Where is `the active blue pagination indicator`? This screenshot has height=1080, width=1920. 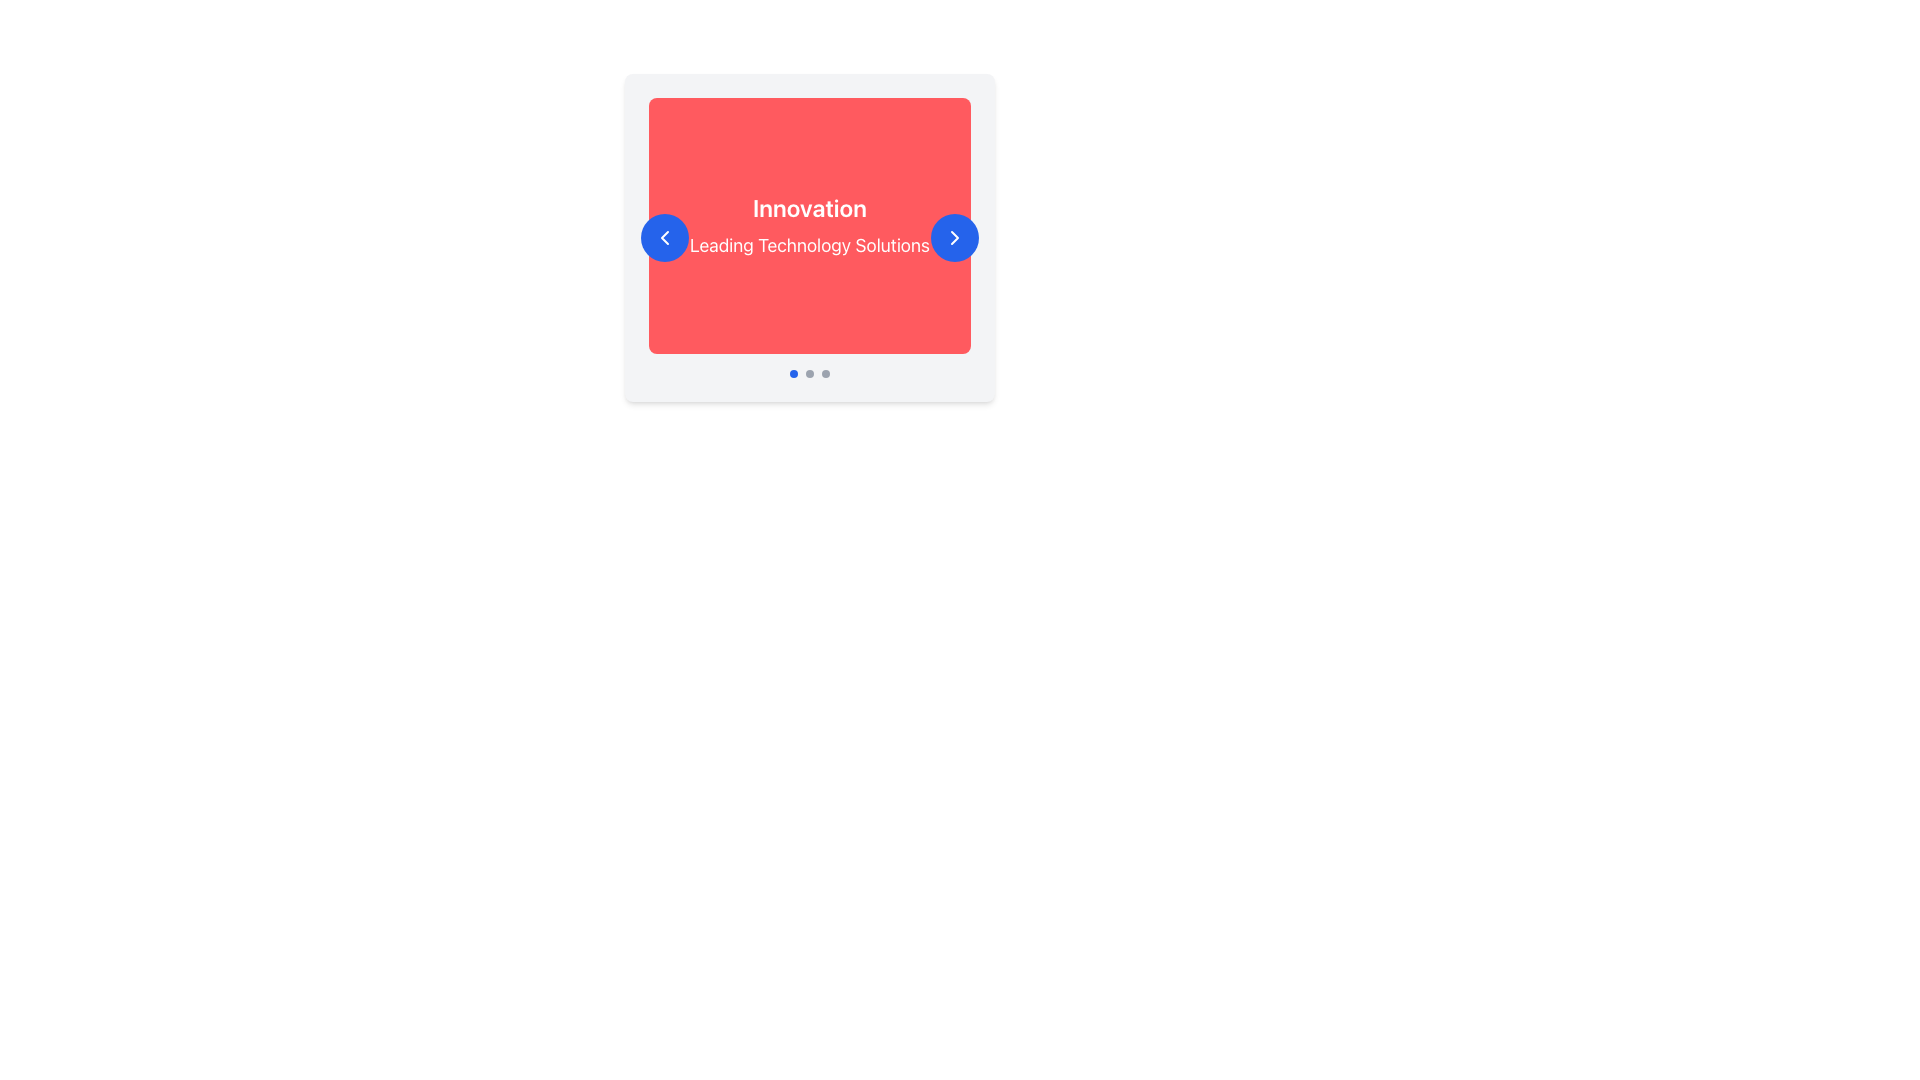
the active blue pagination indicator is located at coordinates (810, 374).